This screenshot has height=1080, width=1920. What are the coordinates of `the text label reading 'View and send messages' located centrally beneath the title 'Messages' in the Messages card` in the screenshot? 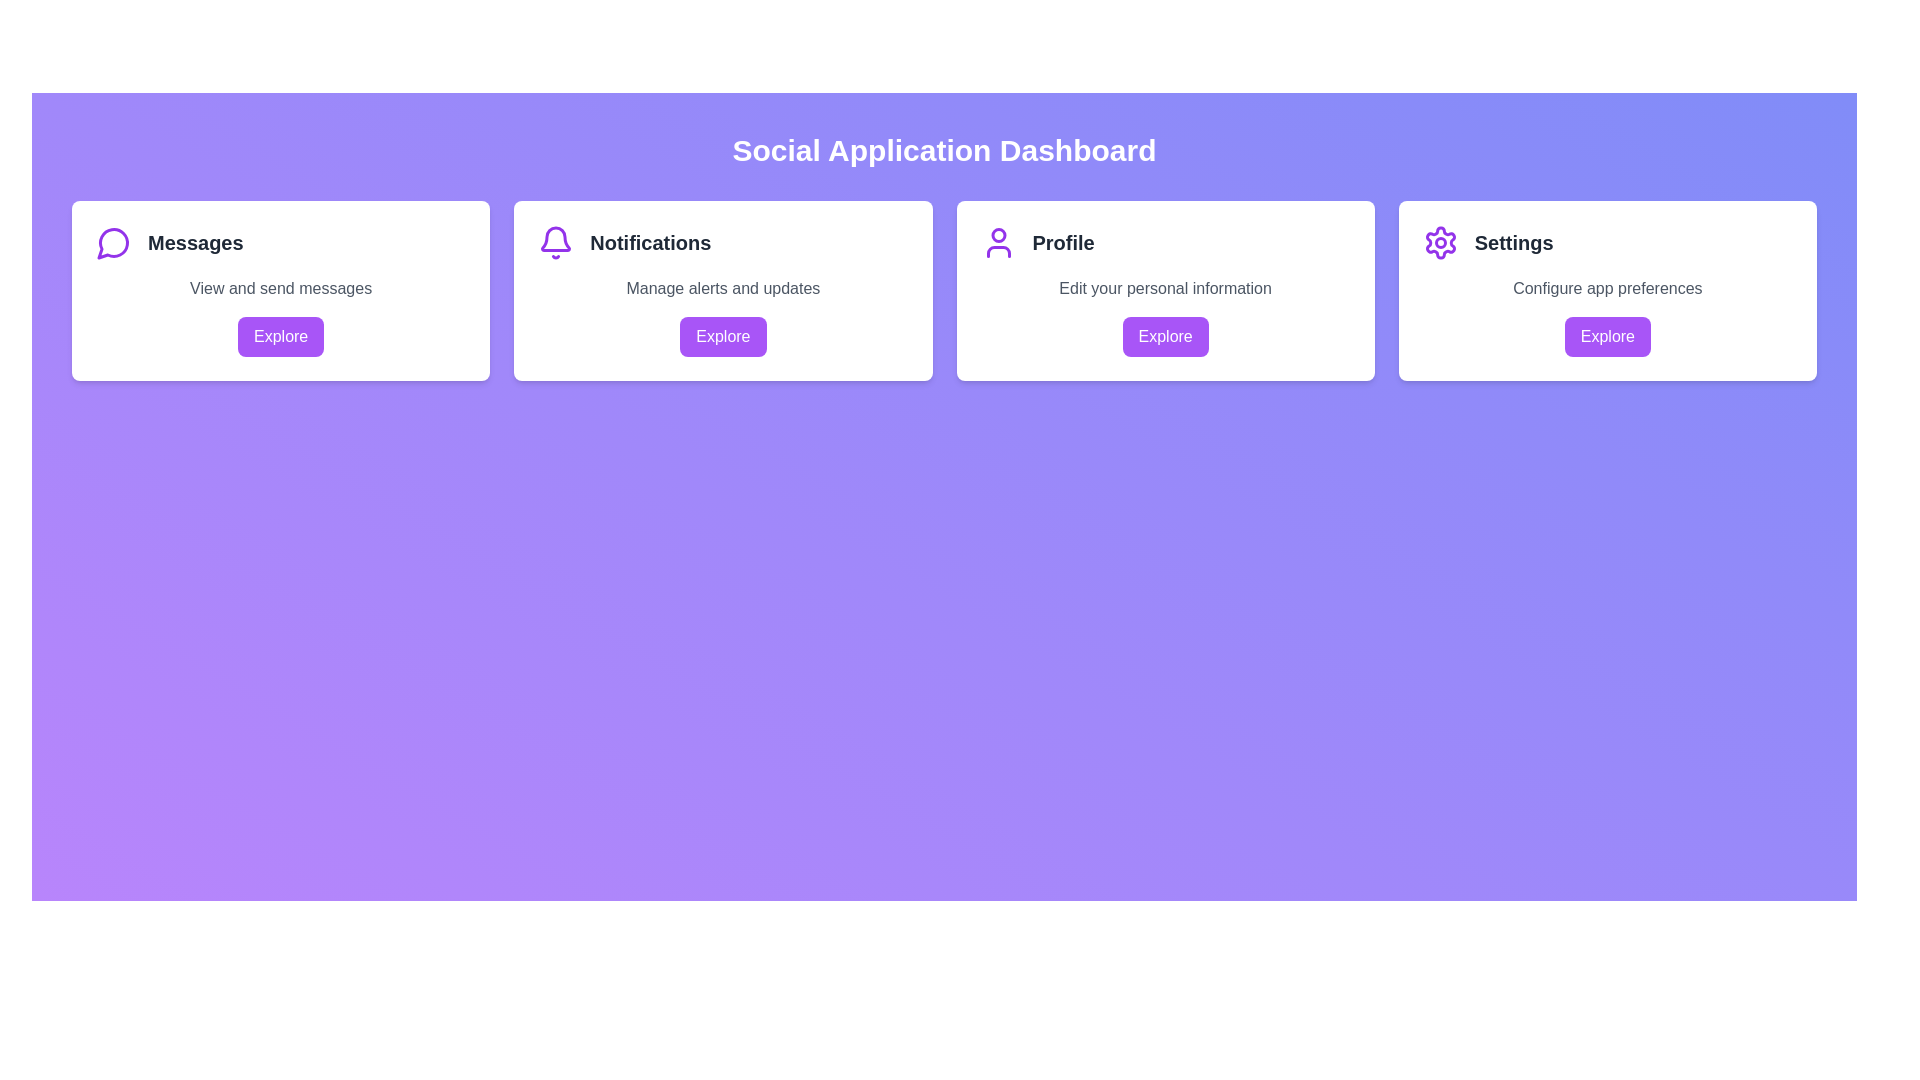 It's located at (280, 289).